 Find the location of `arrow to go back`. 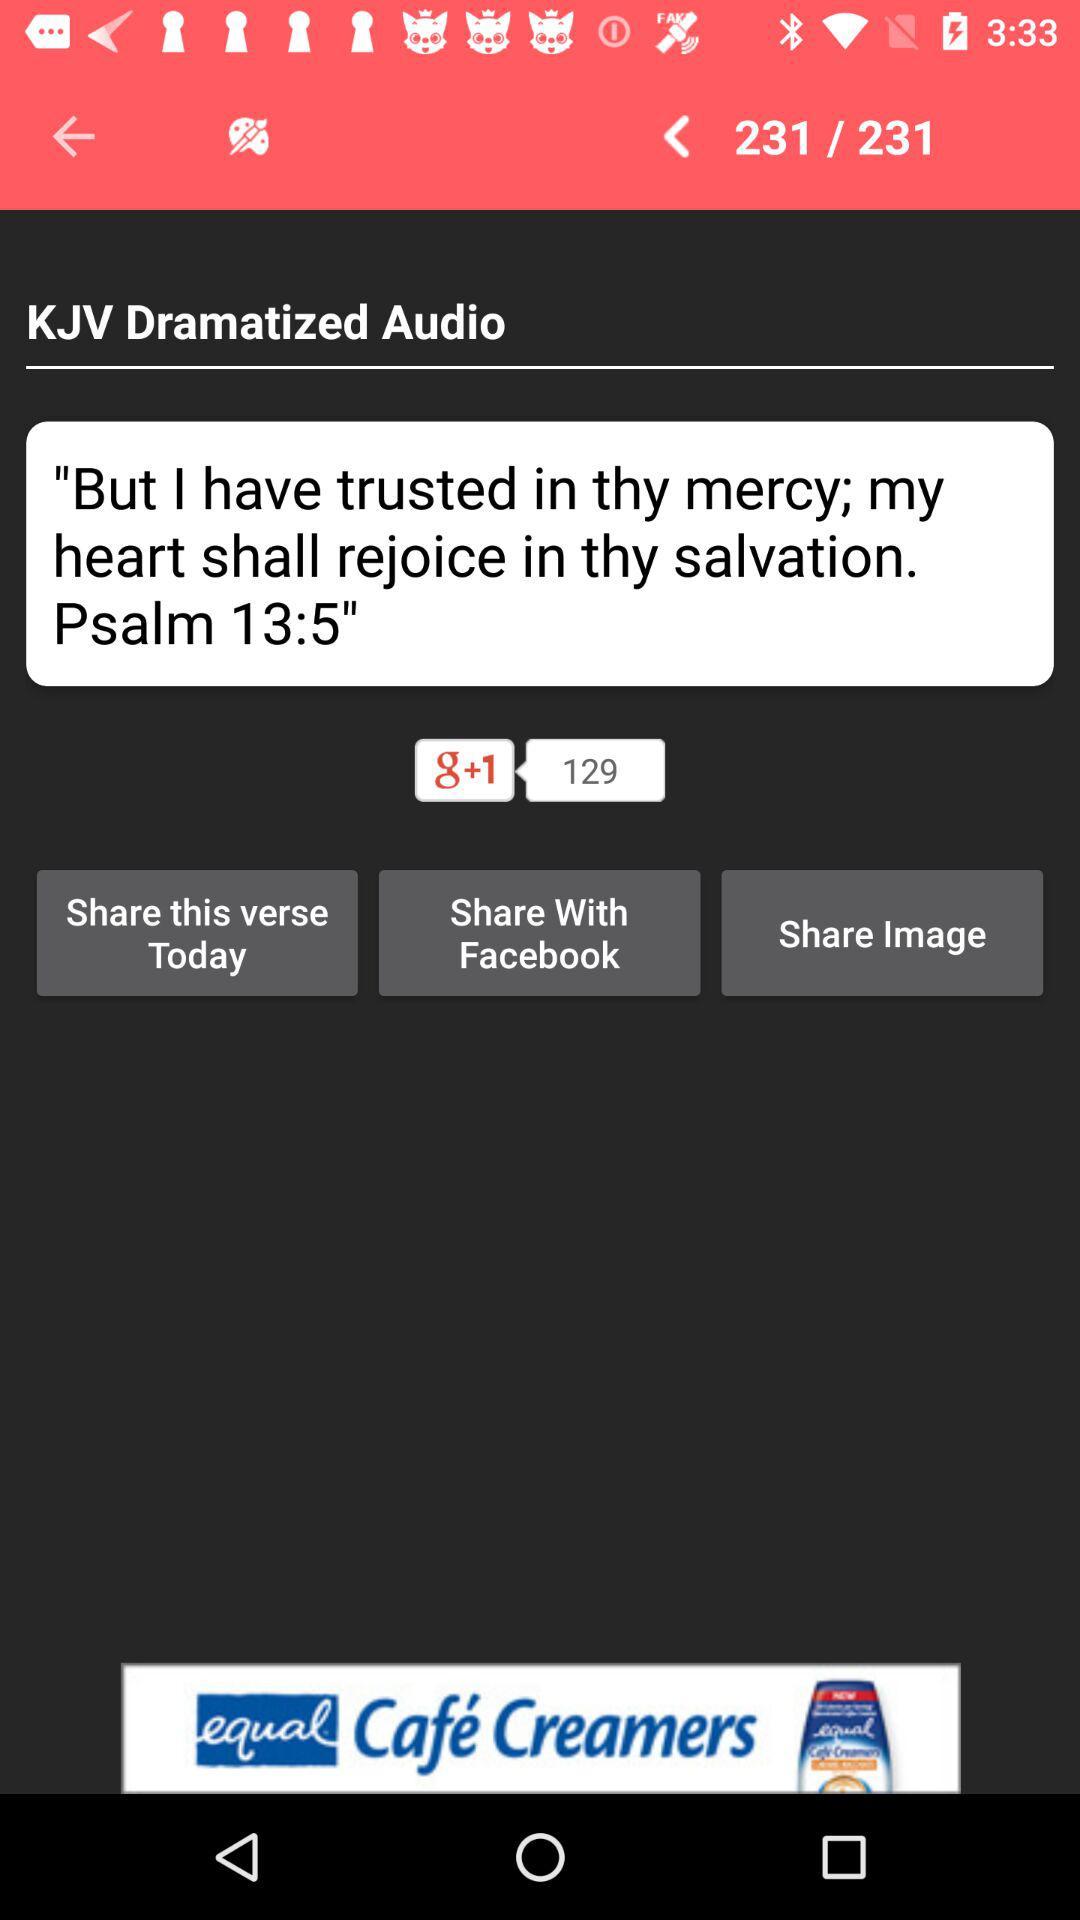

arrow to go back is located at coordinates (72, 135).